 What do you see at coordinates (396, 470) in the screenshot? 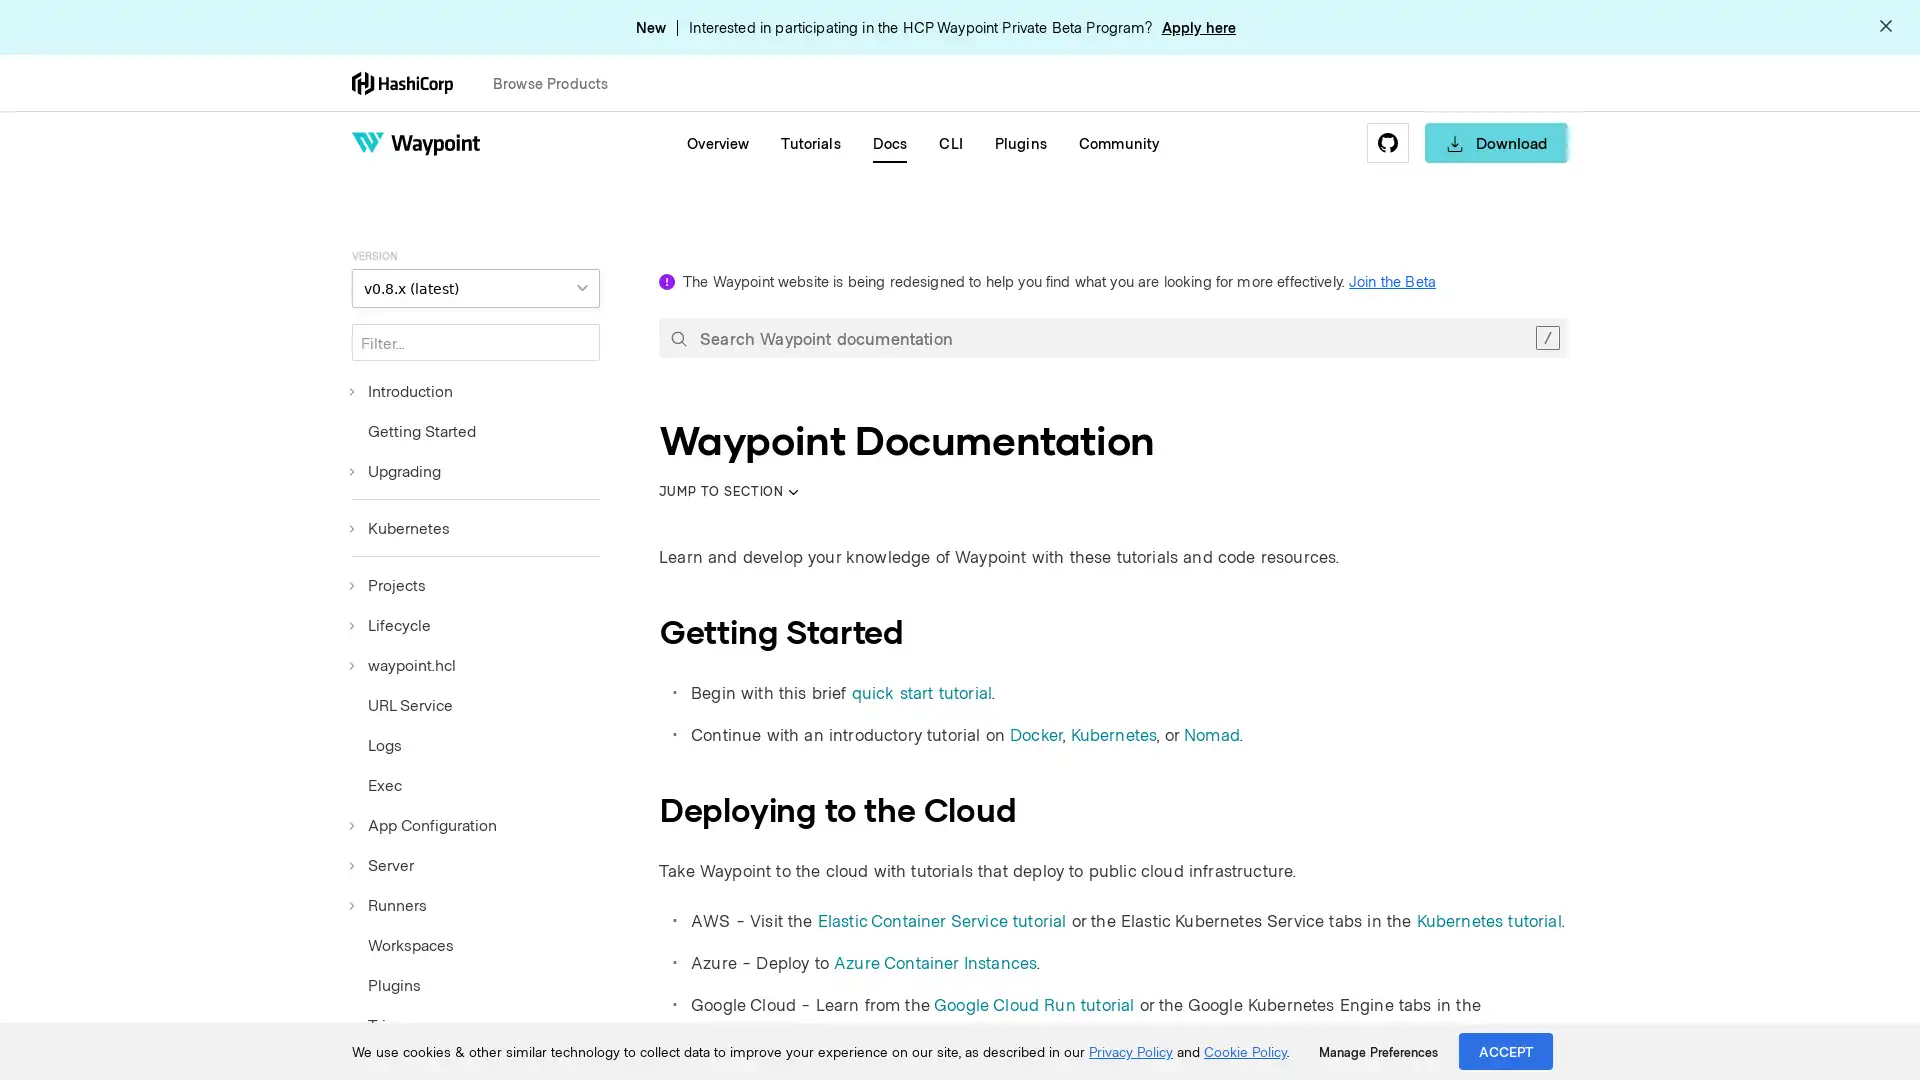
I see `Upgrading` at bounding box center [396, 470].